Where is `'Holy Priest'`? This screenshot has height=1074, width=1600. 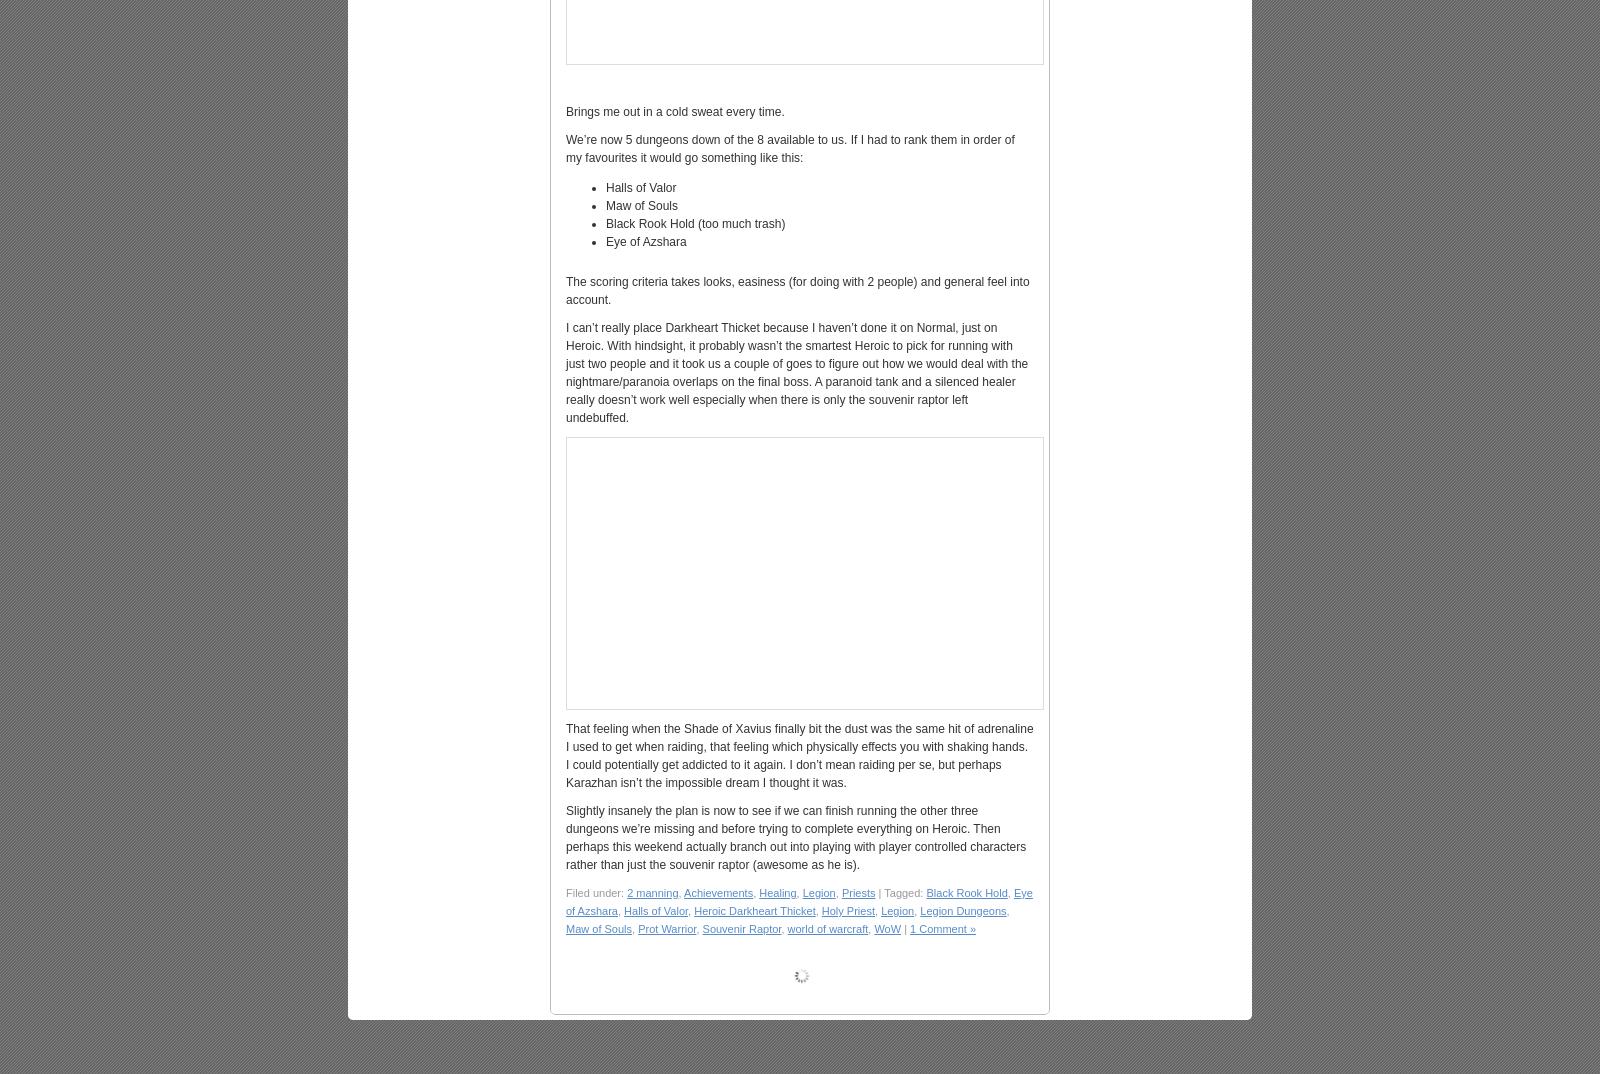
'Holy Priest' is located at coordinates (847, 909).